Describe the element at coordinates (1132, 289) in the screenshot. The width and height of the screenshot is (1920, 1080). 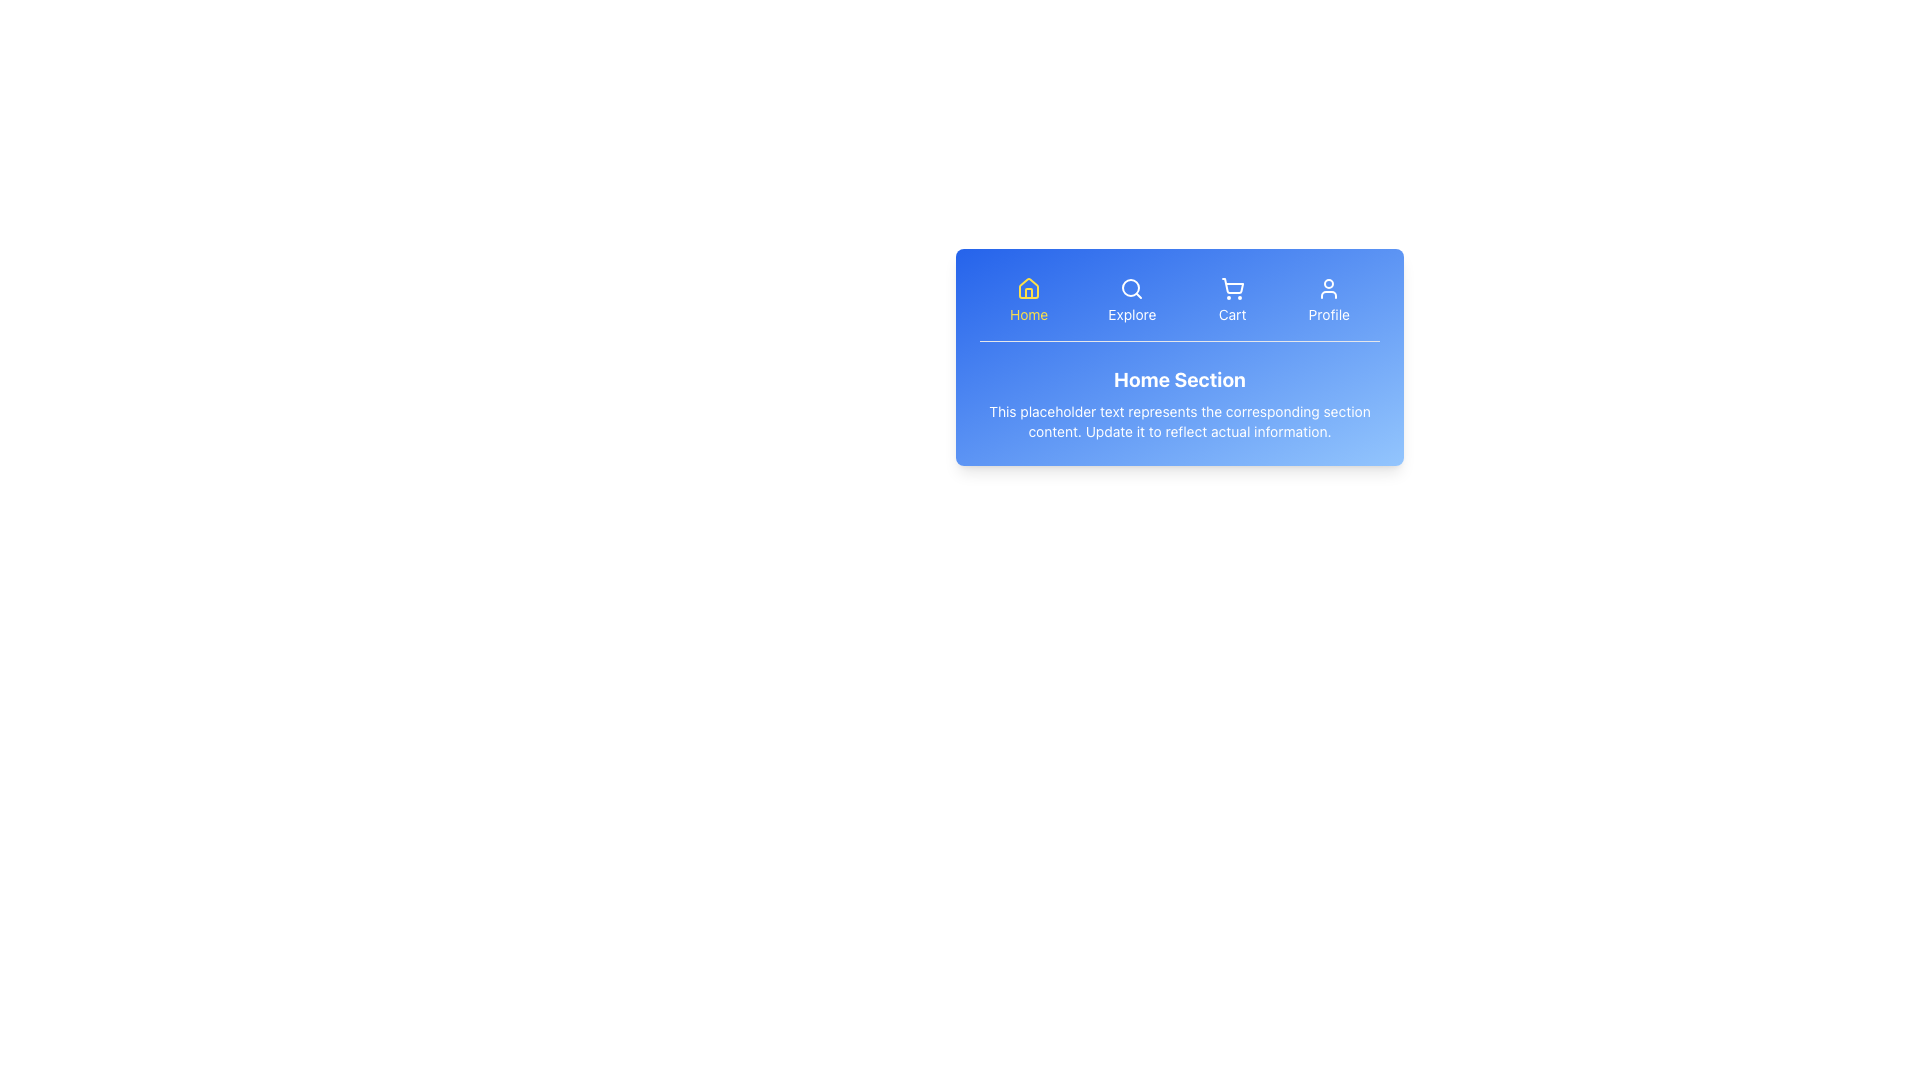
I see `the search button with a circular magnifying glass outline and 'Explore' text beneath it` at that location.